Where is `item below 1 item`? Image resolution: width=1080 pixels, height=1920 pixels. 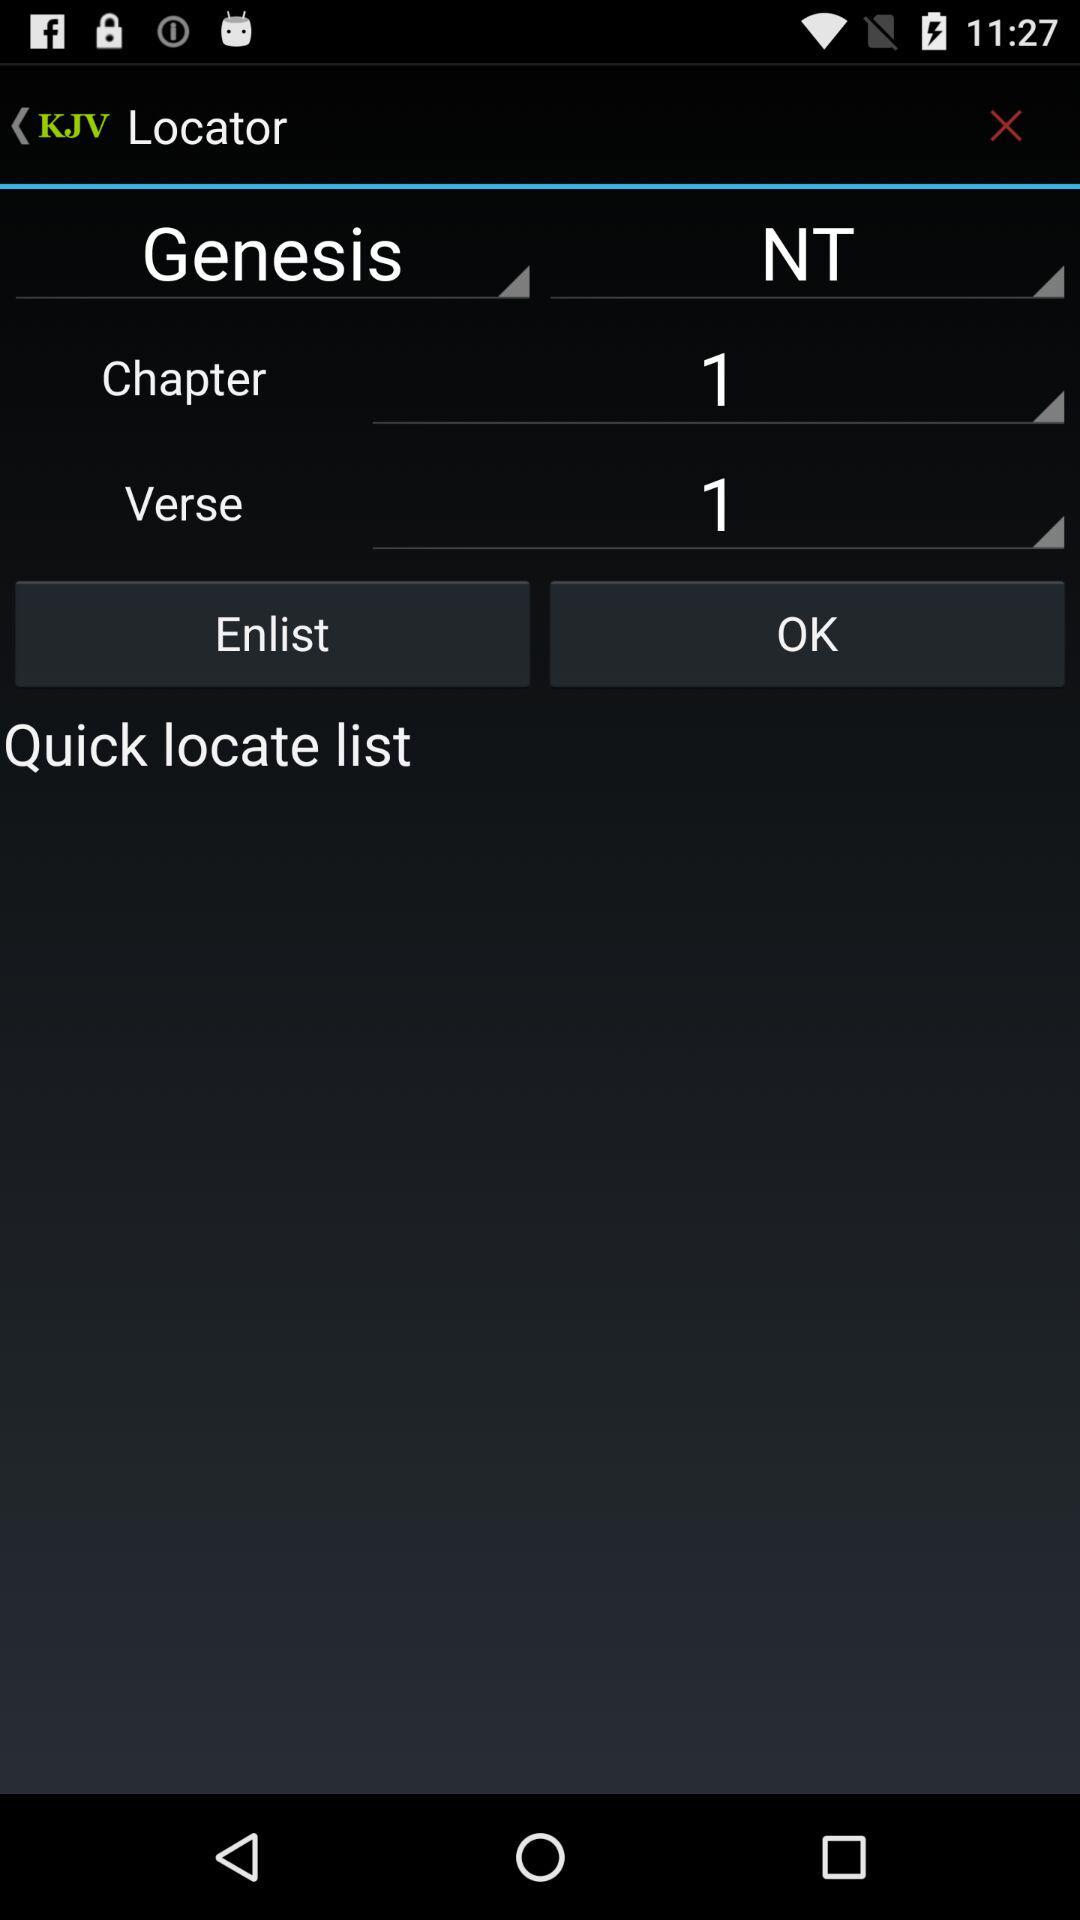 item below 1 item is located at coordinates (806, 632).